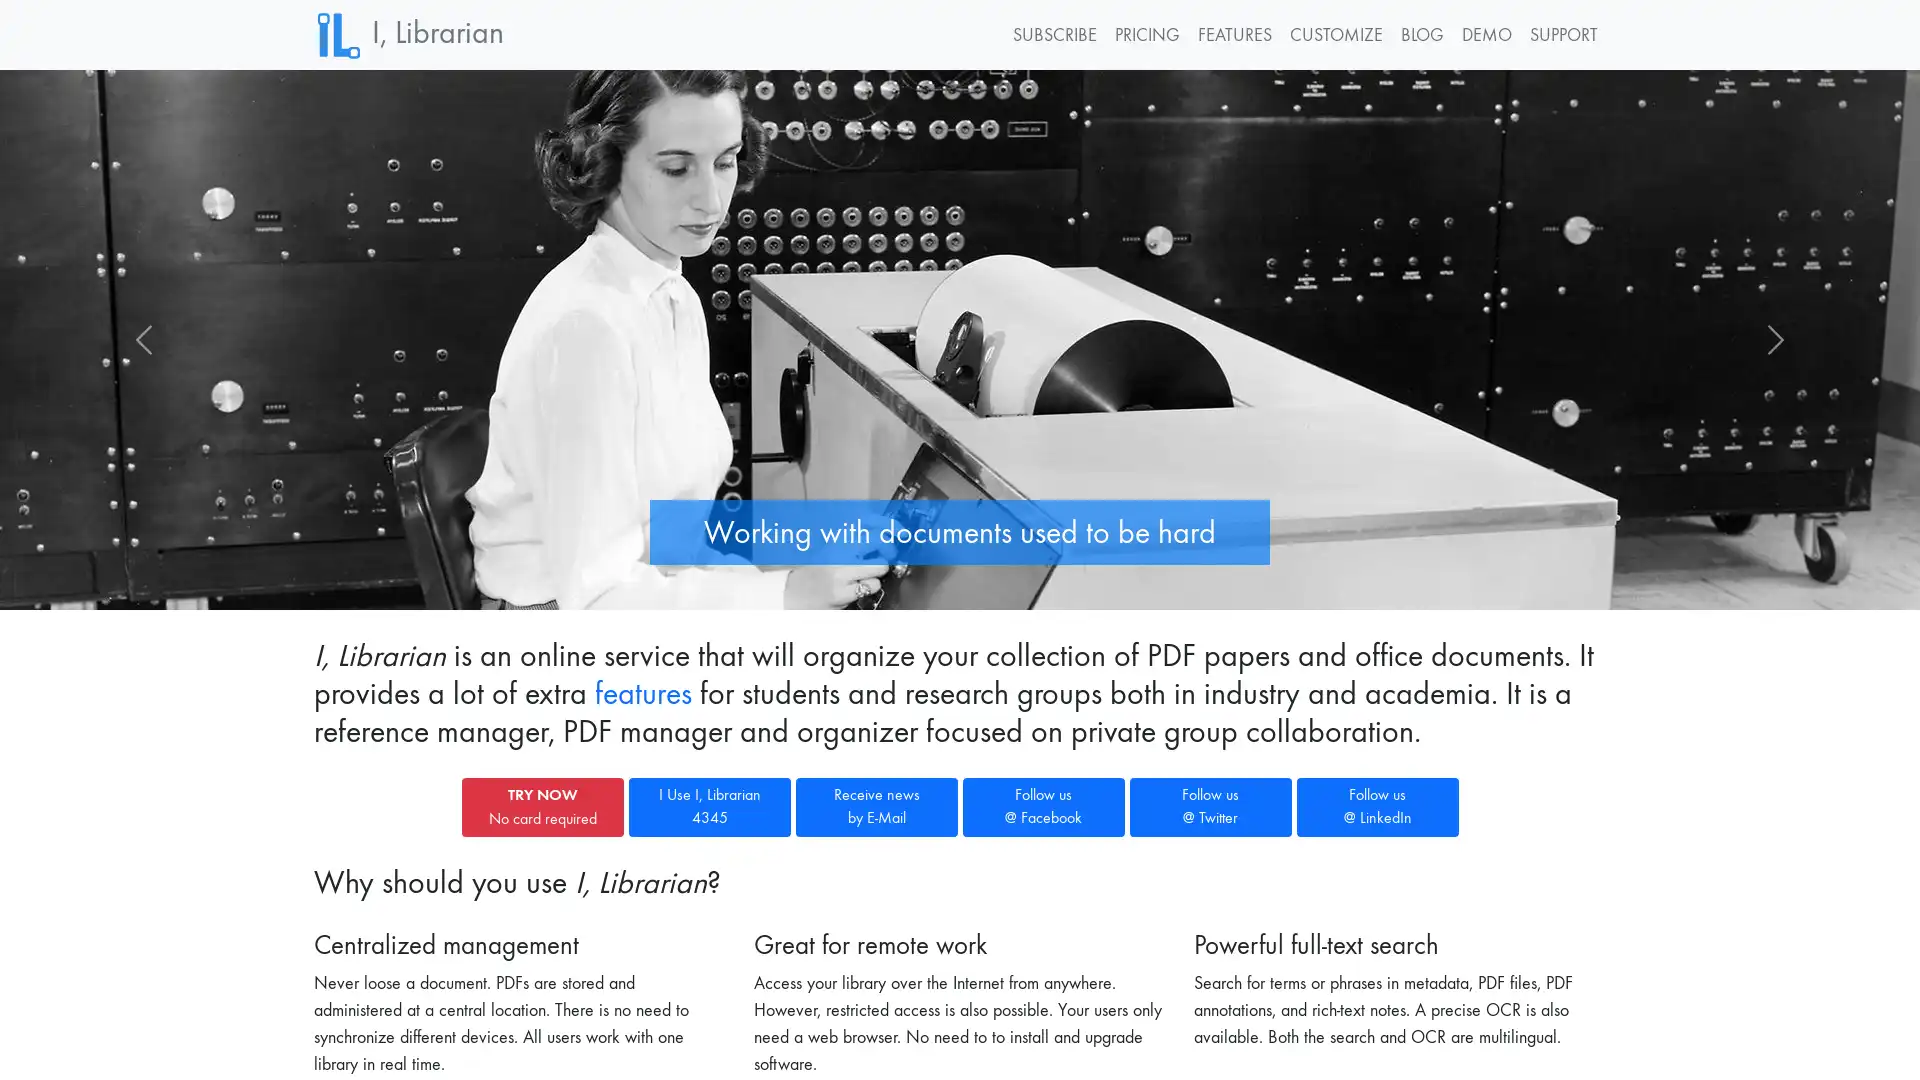 The height and width of the screenshot is (1080, 1920). What do you see at coordinates (709, 805) in the screenshot?
I see `I Use I, Librarian 4345` at bounding box center [709, 805].